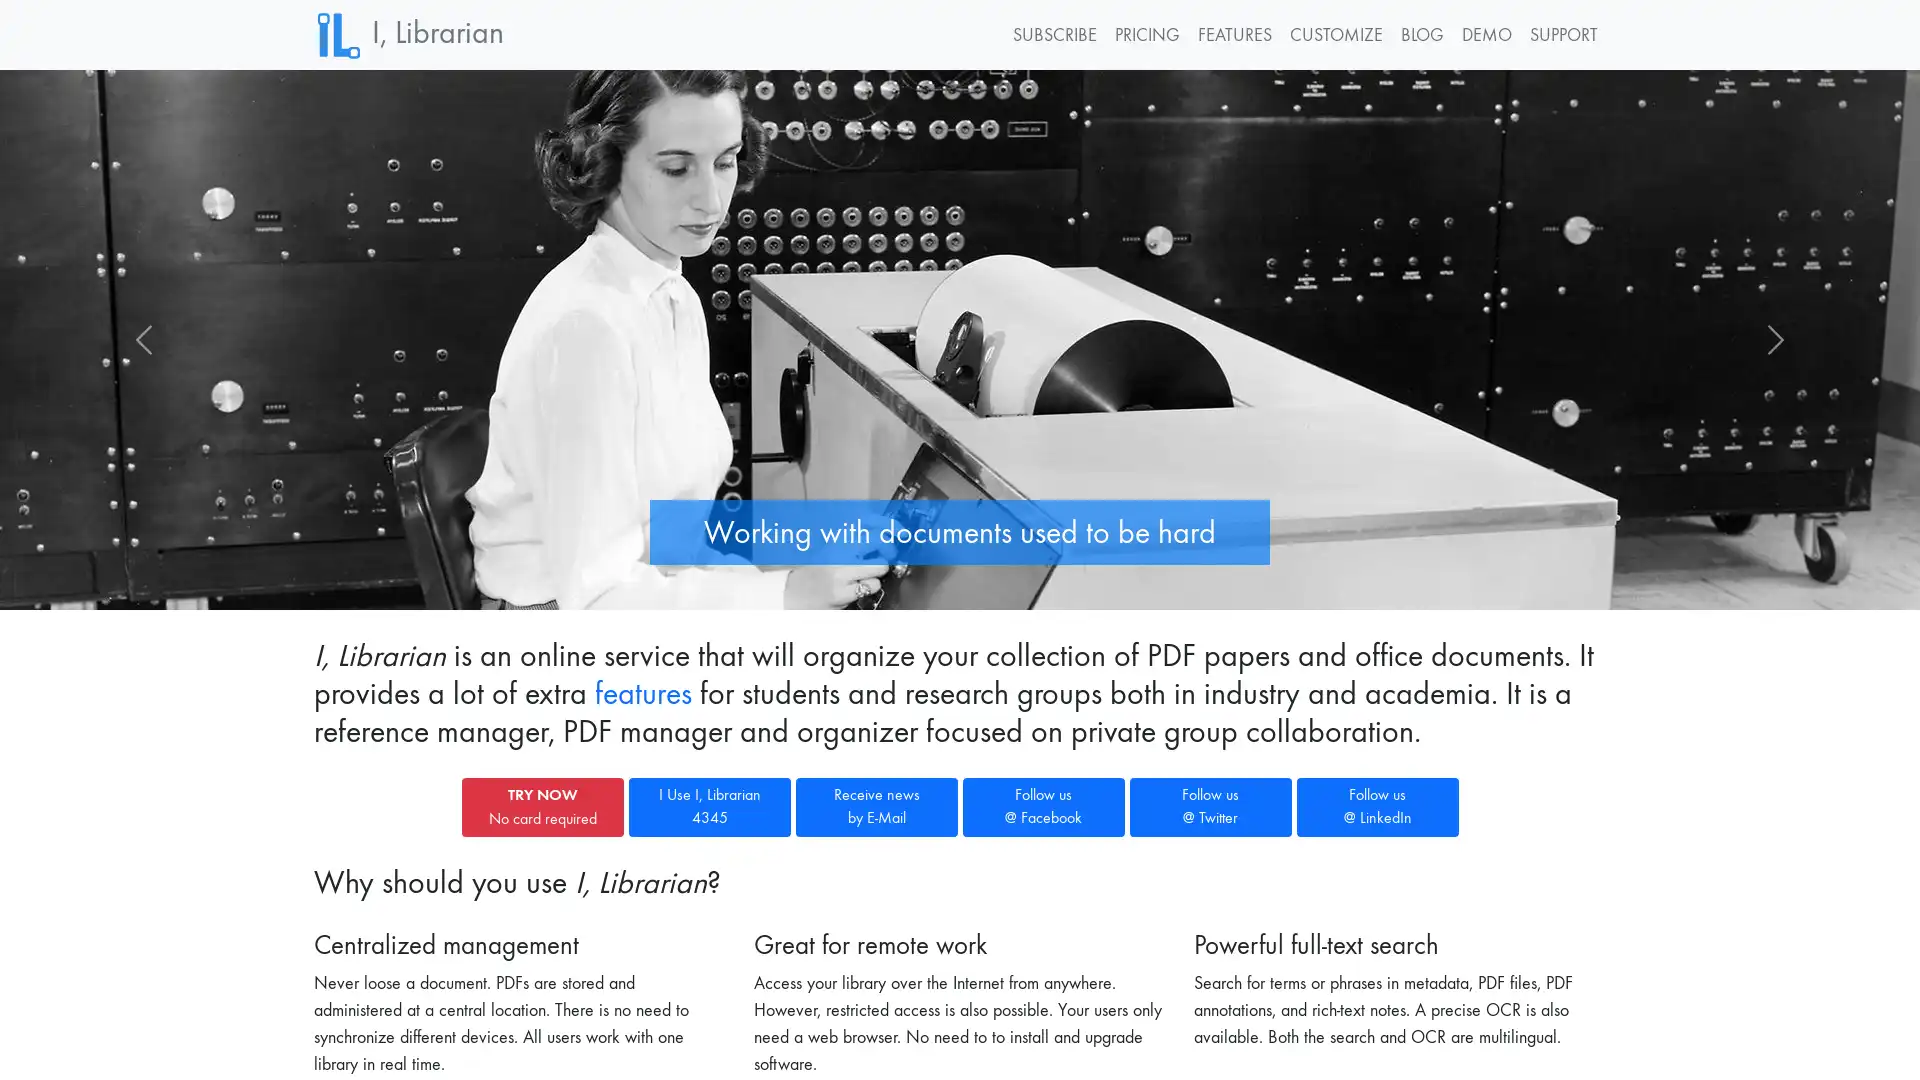 The height and width of the screenshot is (1080, 1920). What do you see at coordinates (709, 805) in the screenshot?
I see `I Use I, Librarian 4345` at bounding box center [709, 805].